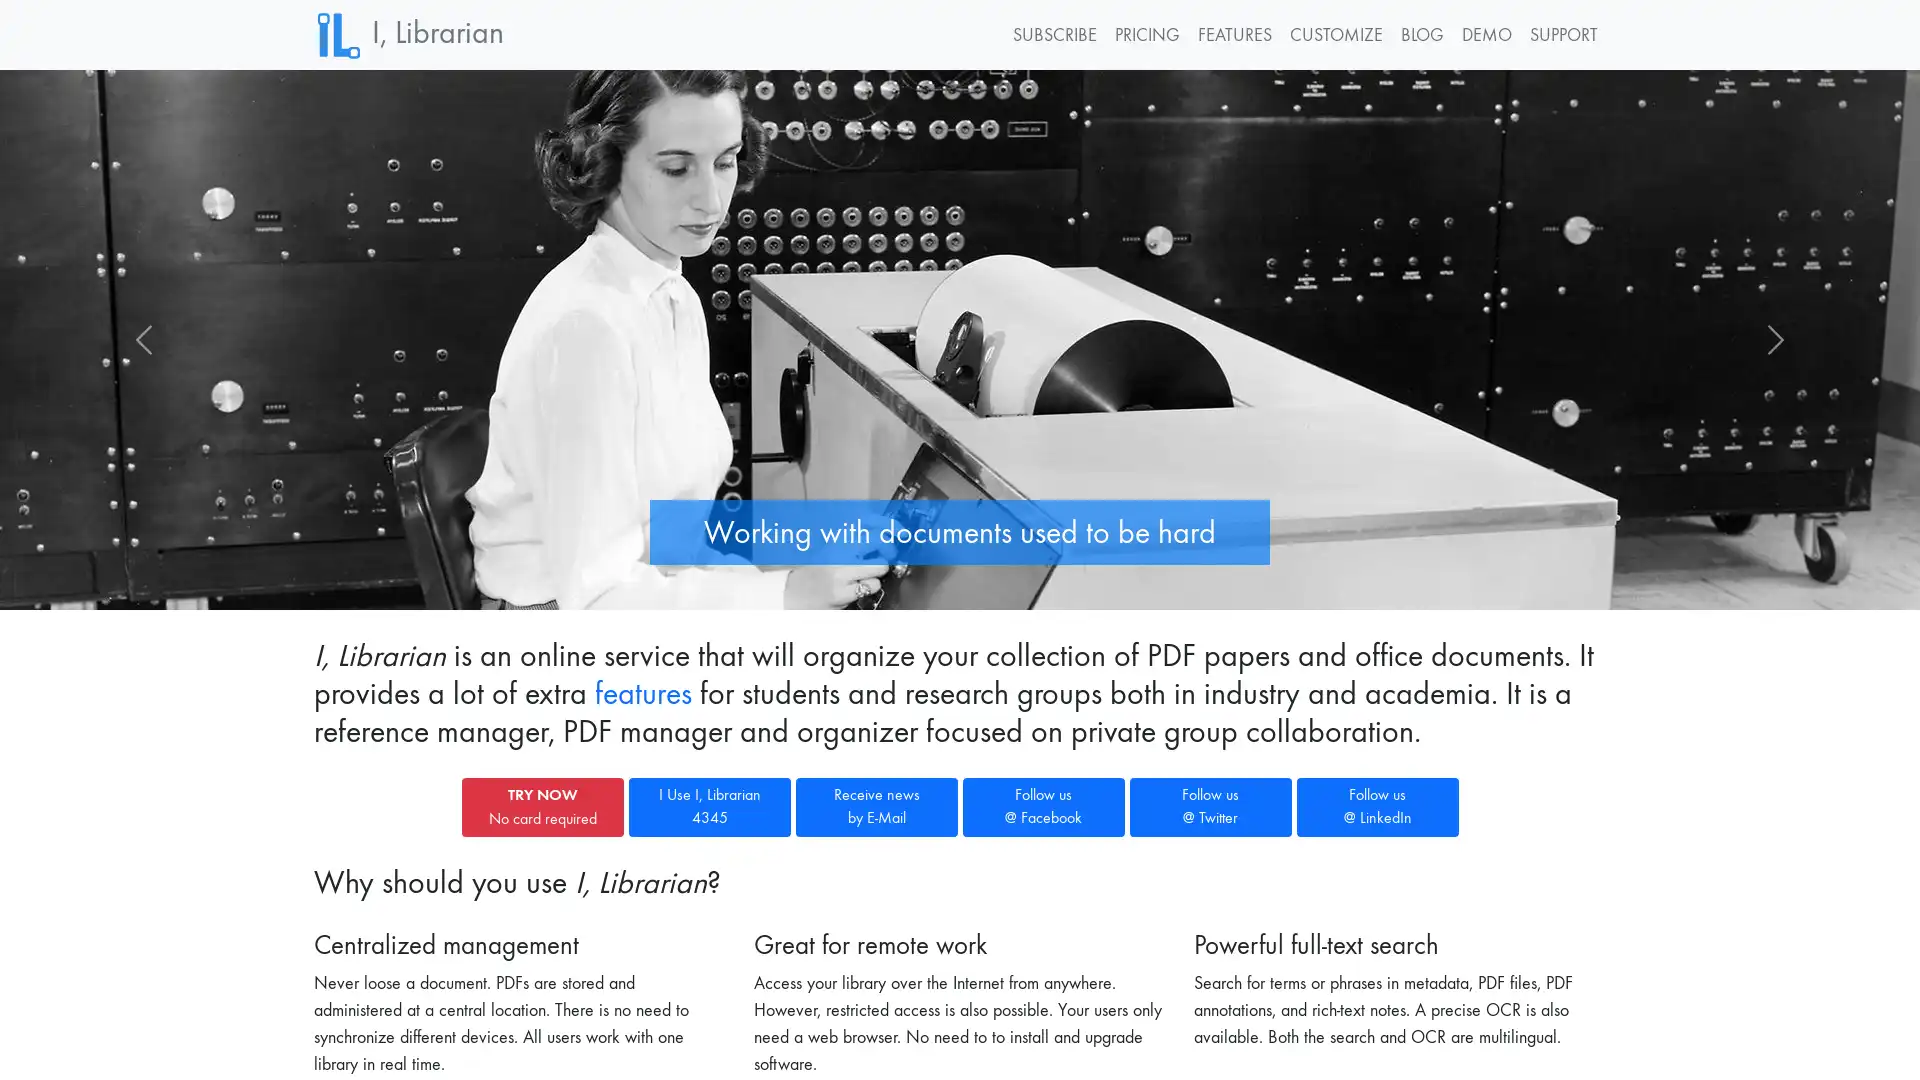 The height and width of the screenshot is (1080, 1920). What do you see at coordinates (709, 805) in the screenshot?
I see `I Use I, Librarian 4345` at bounding box center [709, 805].